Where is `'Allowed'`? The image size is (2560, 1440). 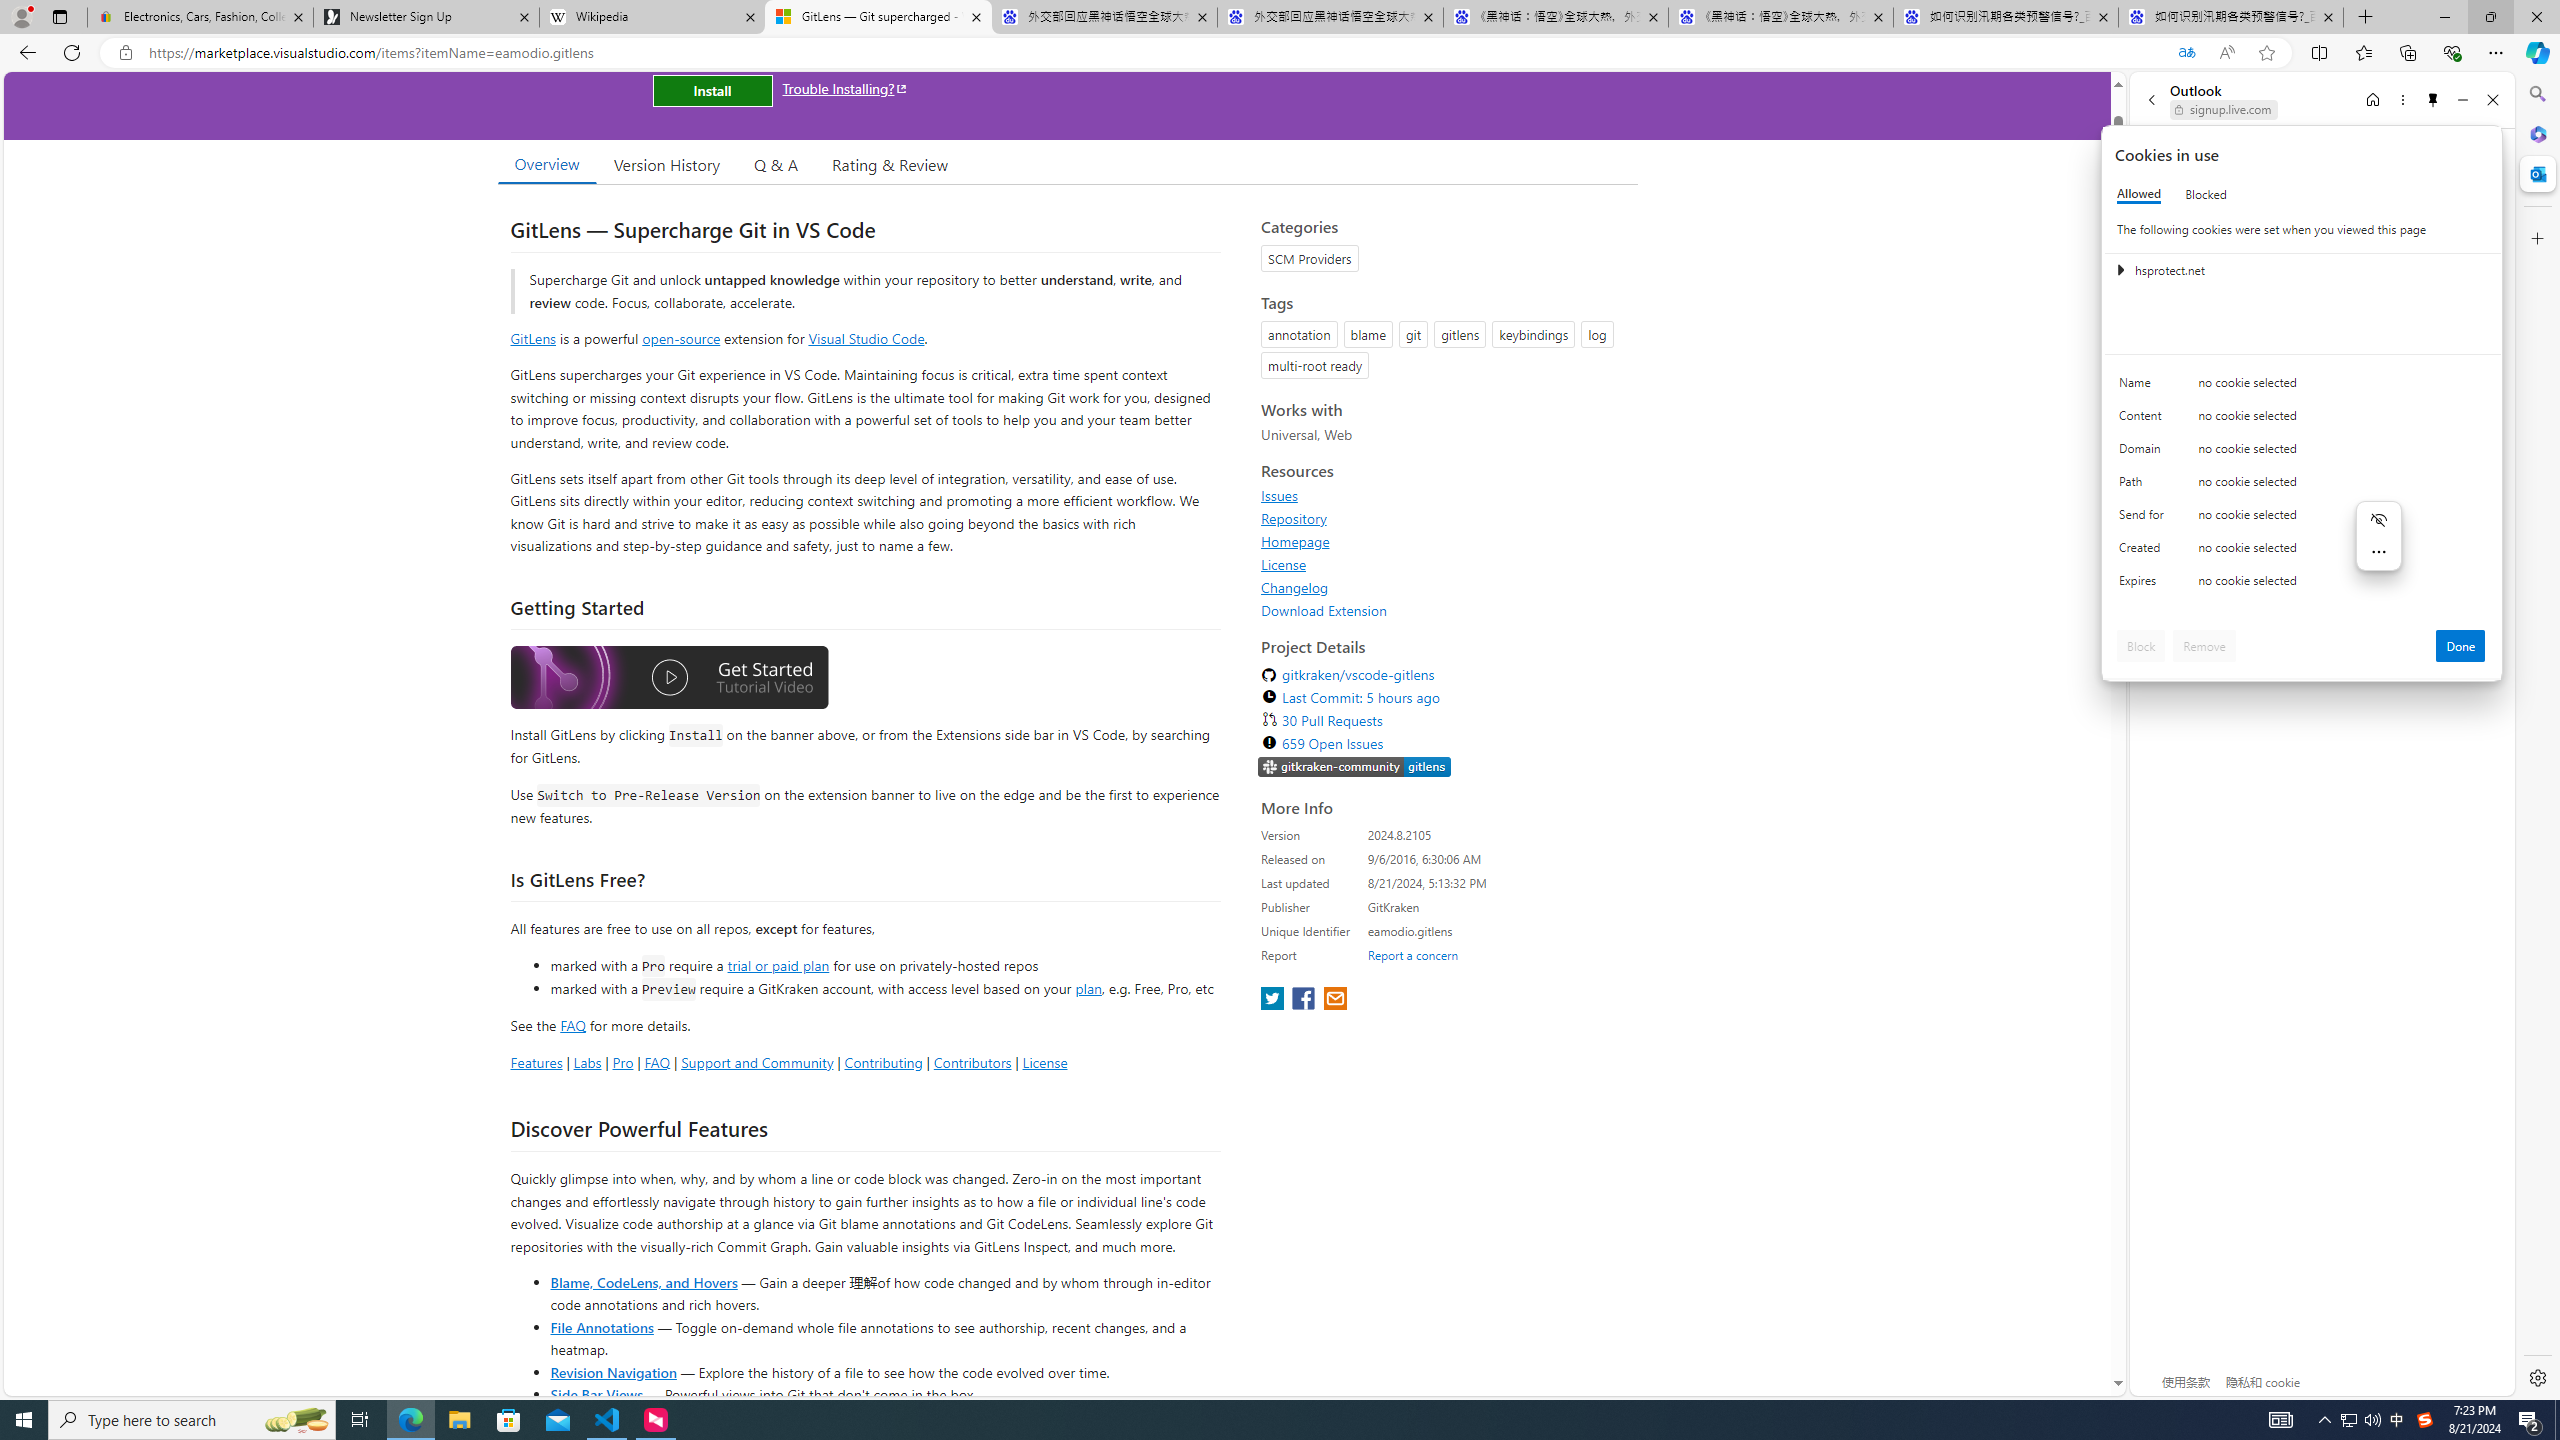 'Allowed' is located at coordinates (2137, 194).